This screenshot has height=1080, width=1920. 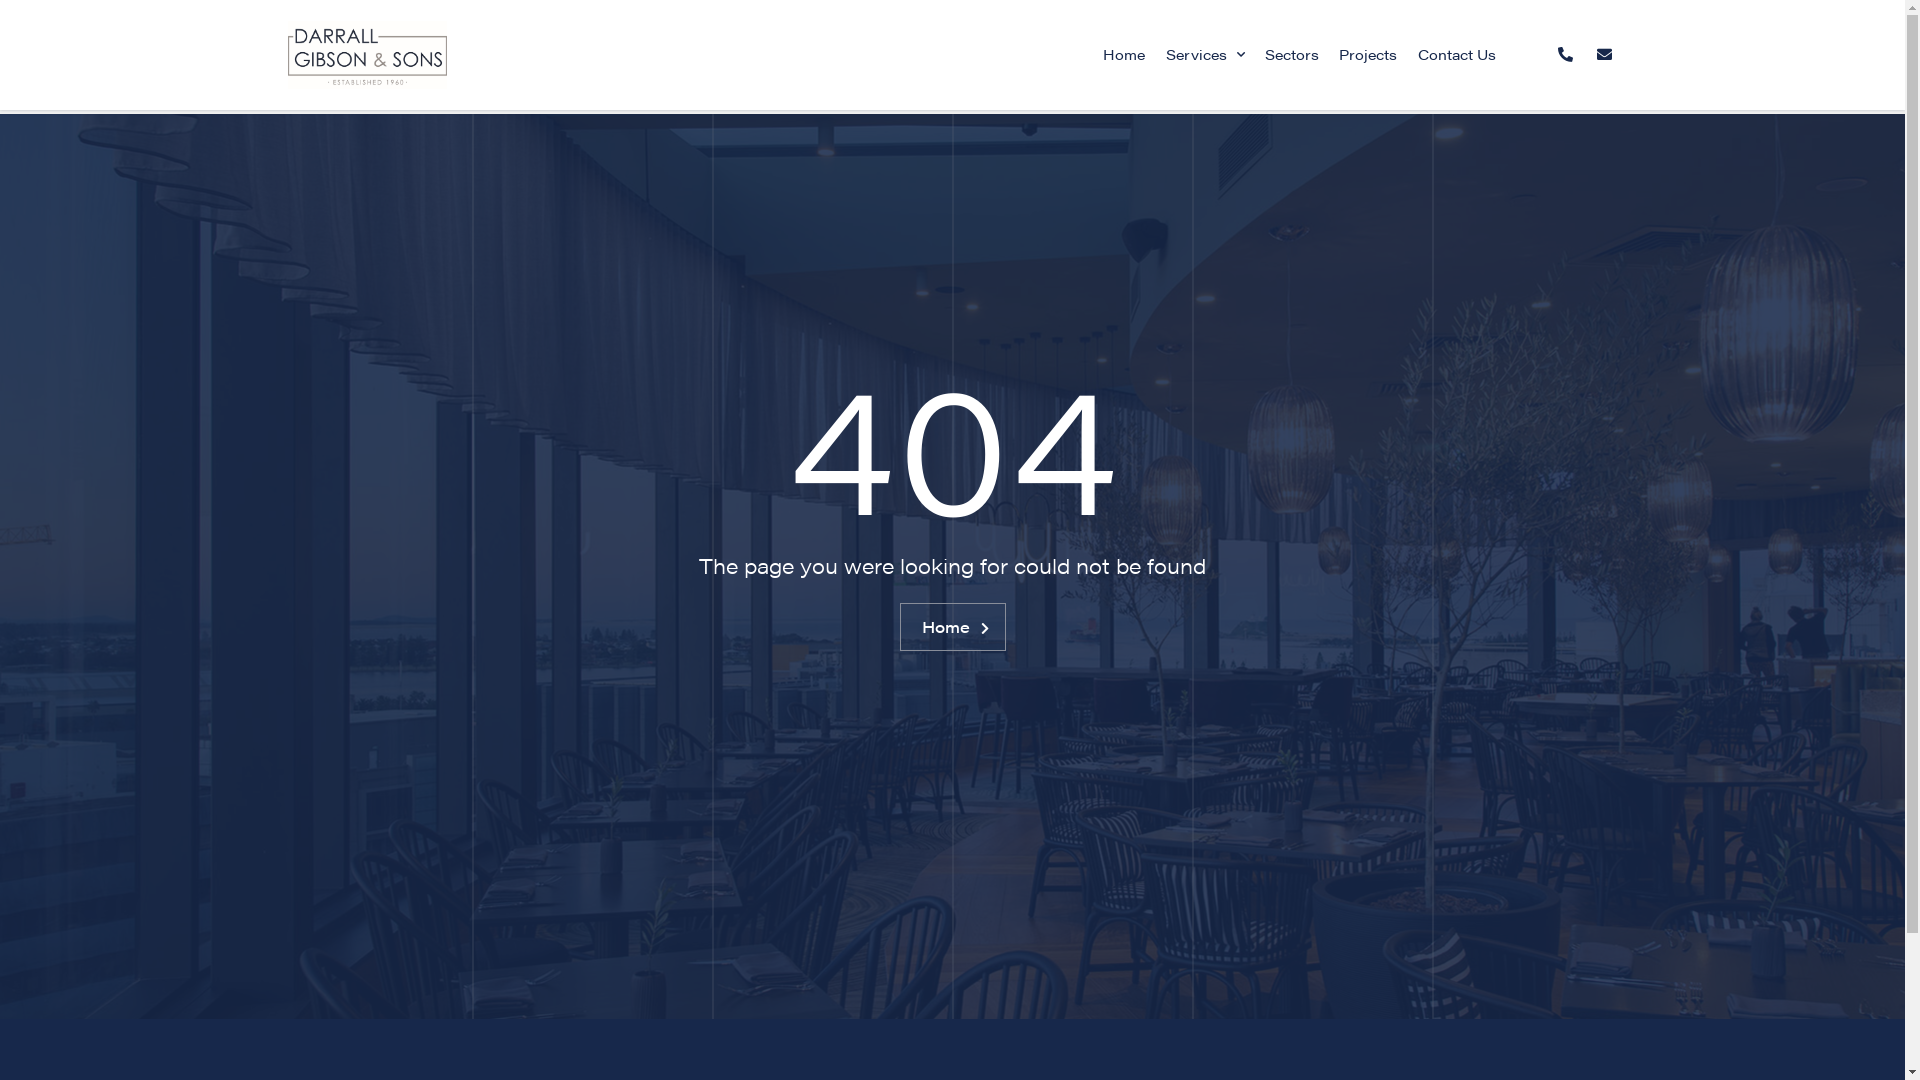 What do you see at coordinates (899, 626) in the screenshot?
I see `'Home'` at bounding box center [899, 626].